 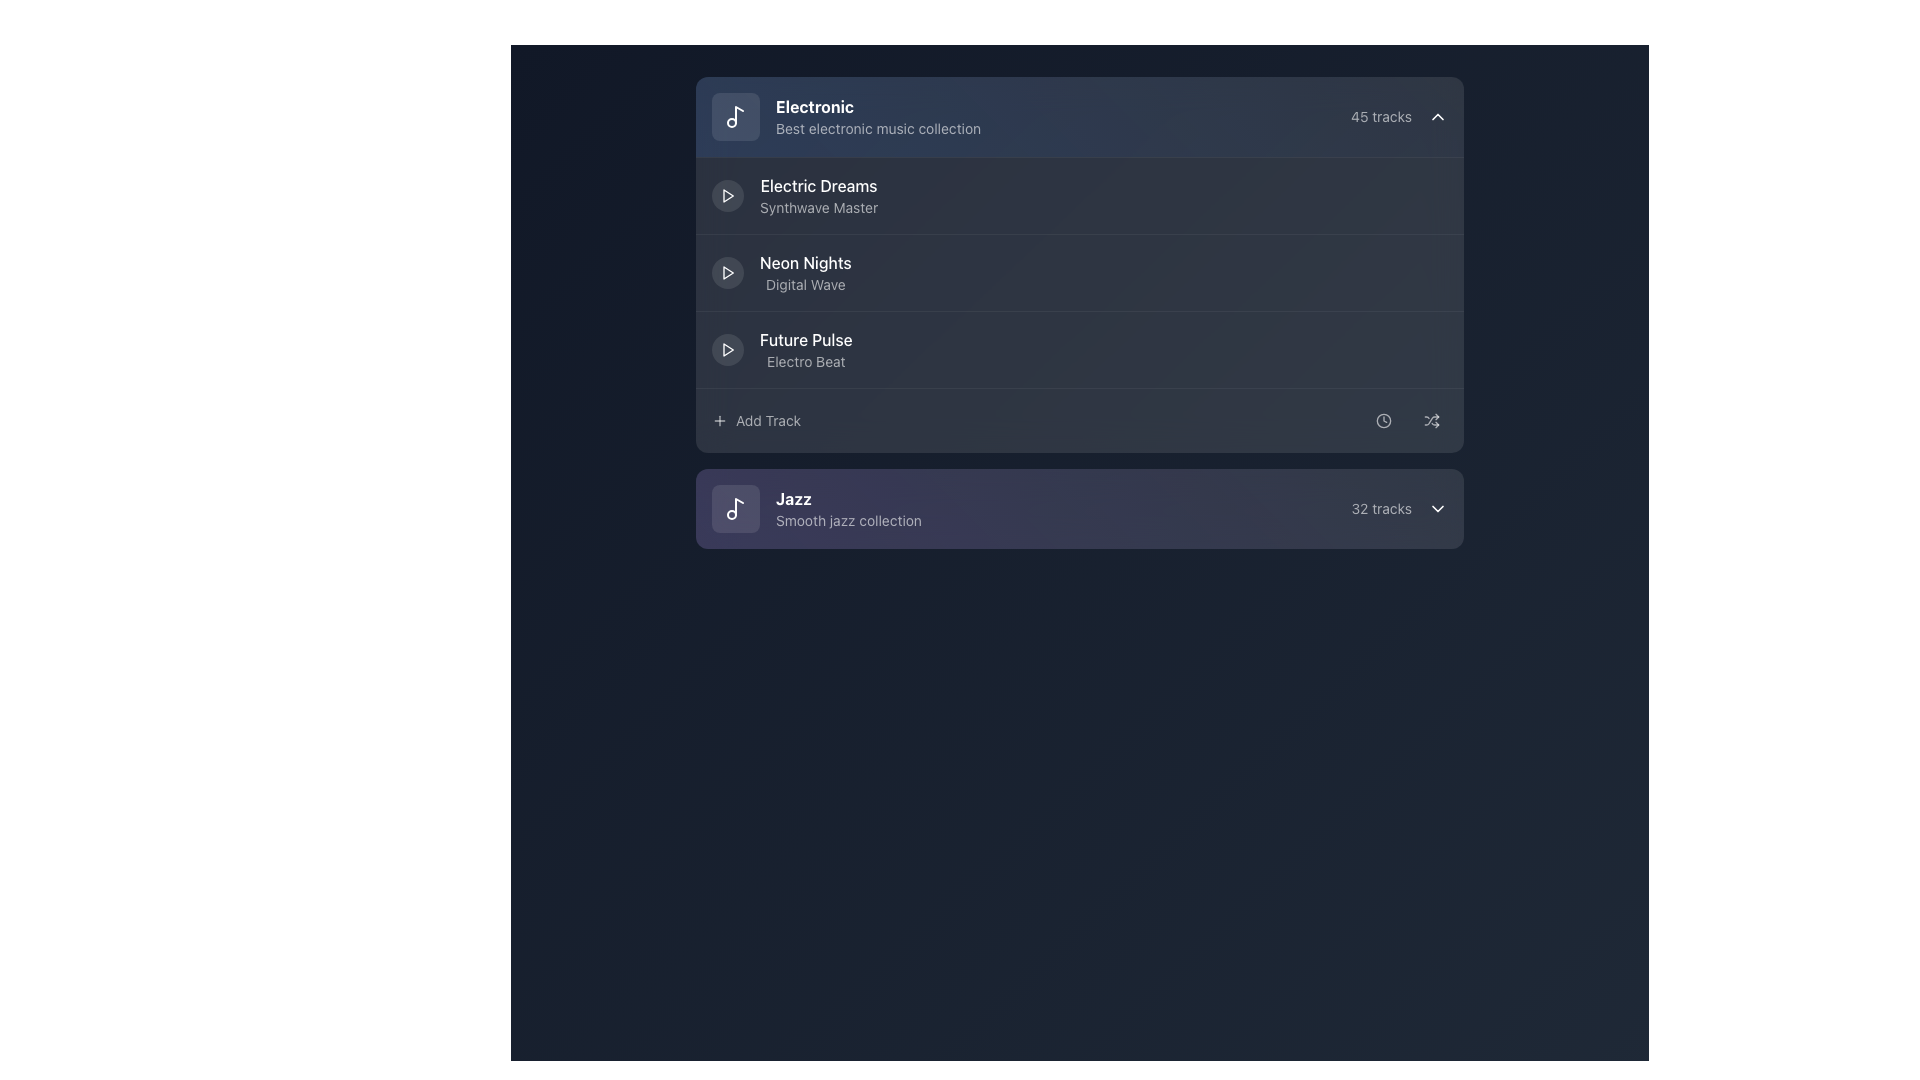 I want to click on the static text element displaying 'Neon Nights', which is styled in white on a dark blue or black background, located under the heading 'Electronic' between 'Electric Dreams' and 'Future Pulse', so click(x=805, y=261).